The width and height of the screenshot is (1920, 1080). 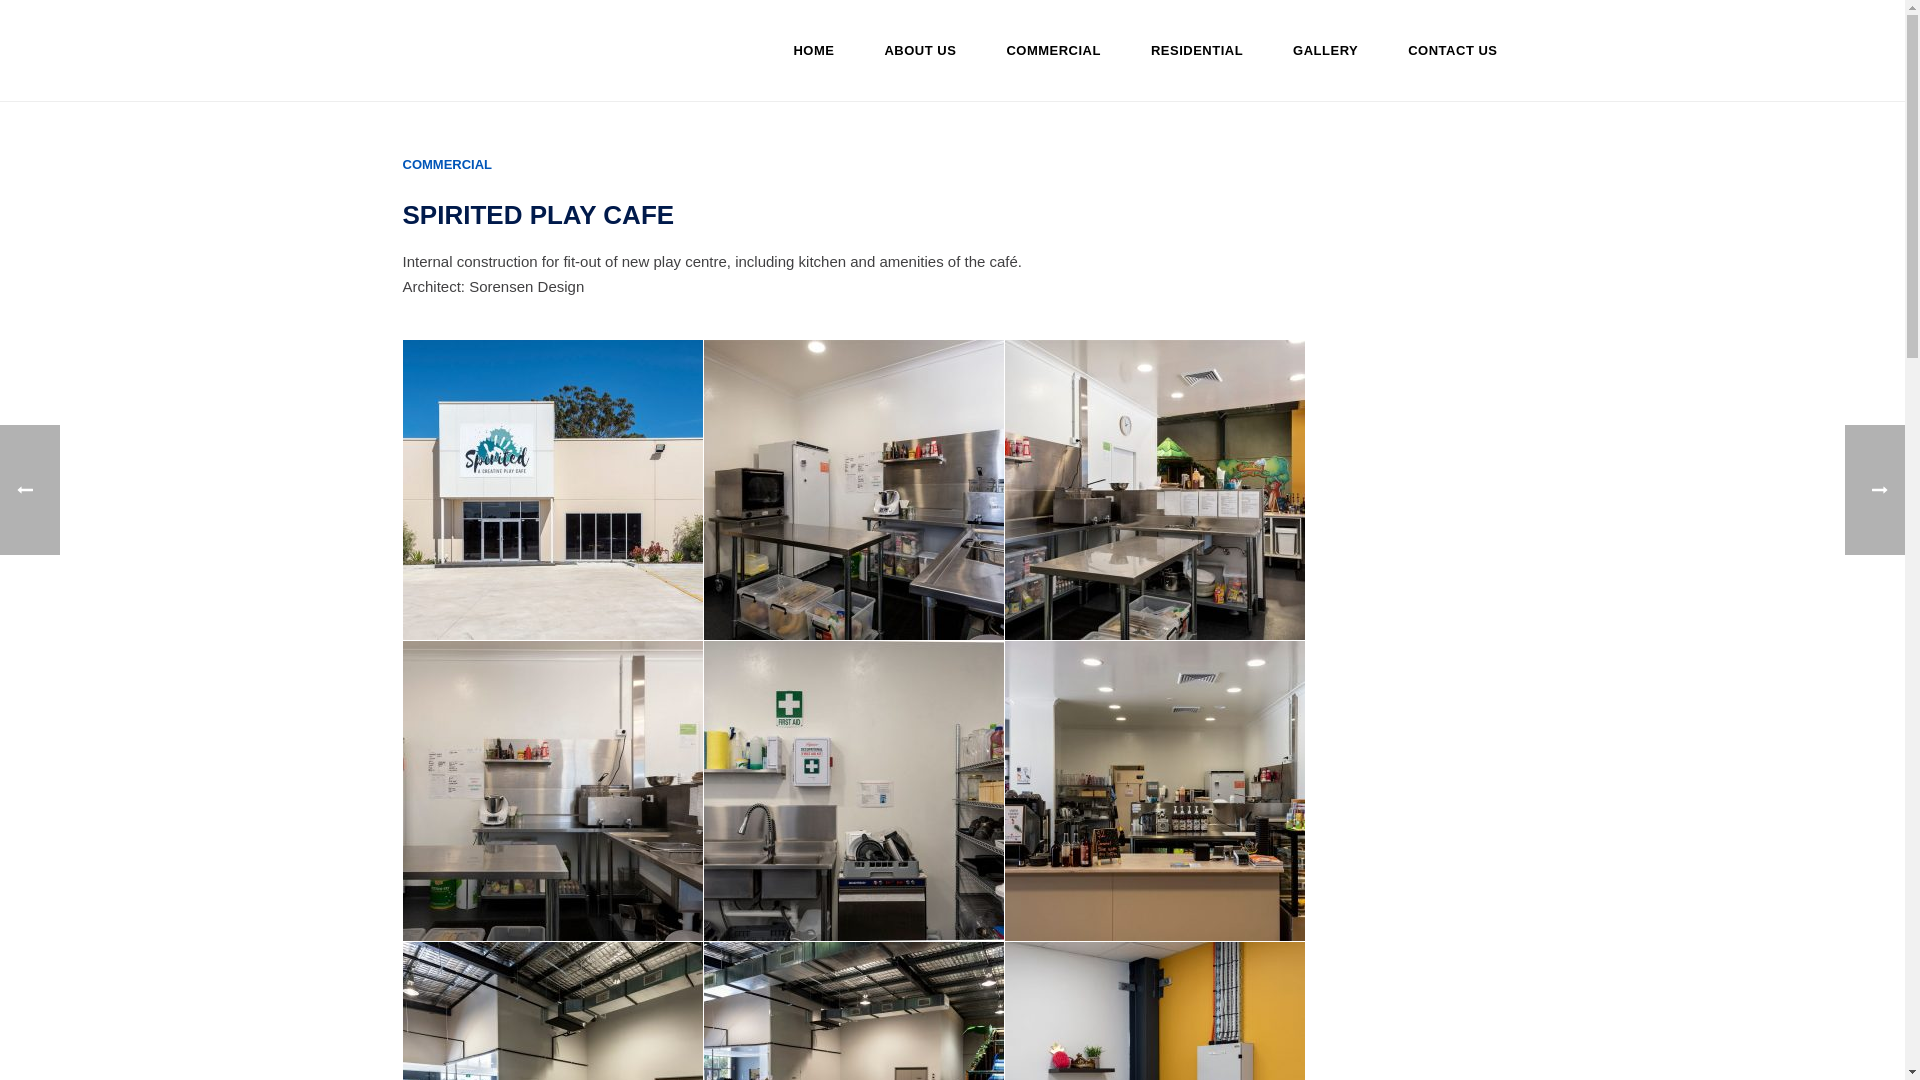 I want to click on '017-jt-20181120-0422-modifier-modifier', so click(x=854, y=489).